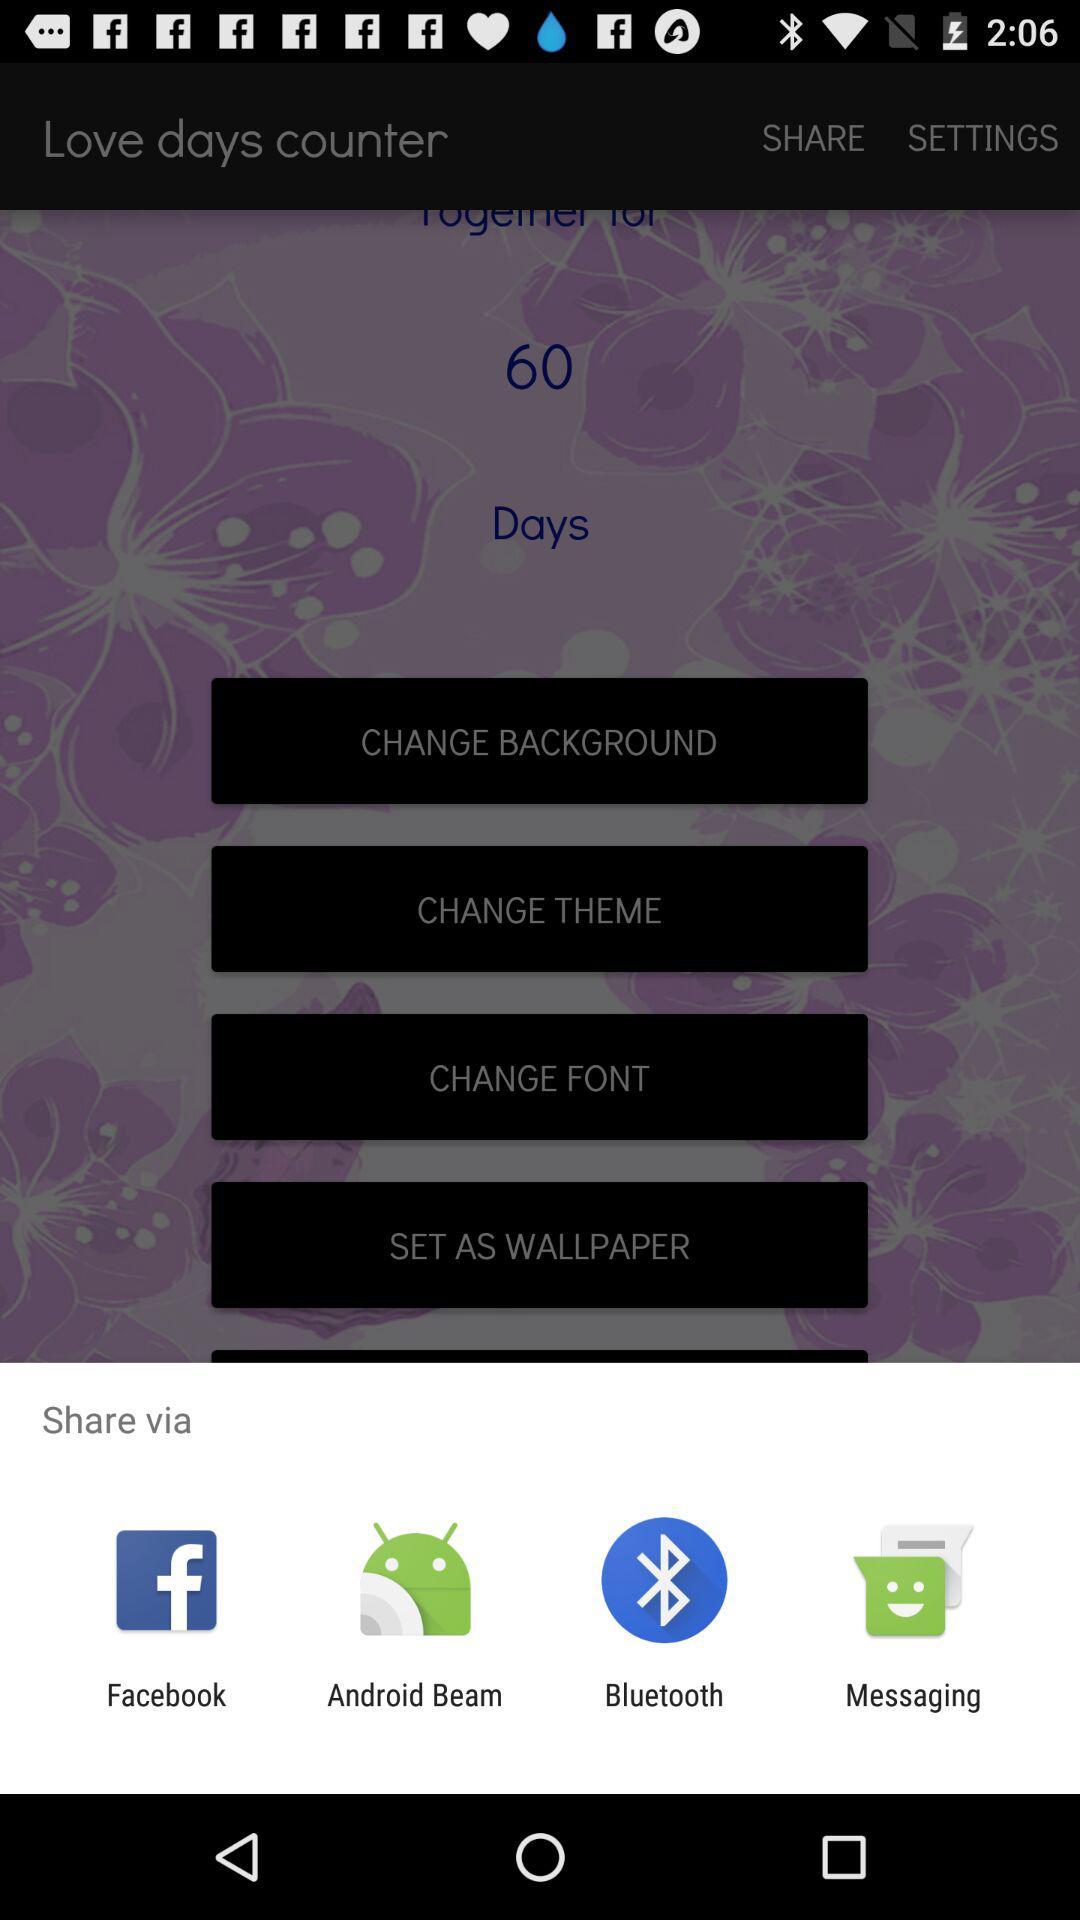 Image resolution: width=1080 pixels, height=1920 pixels. I want to click on the app next to bluetooth app, so click(913, 1711).